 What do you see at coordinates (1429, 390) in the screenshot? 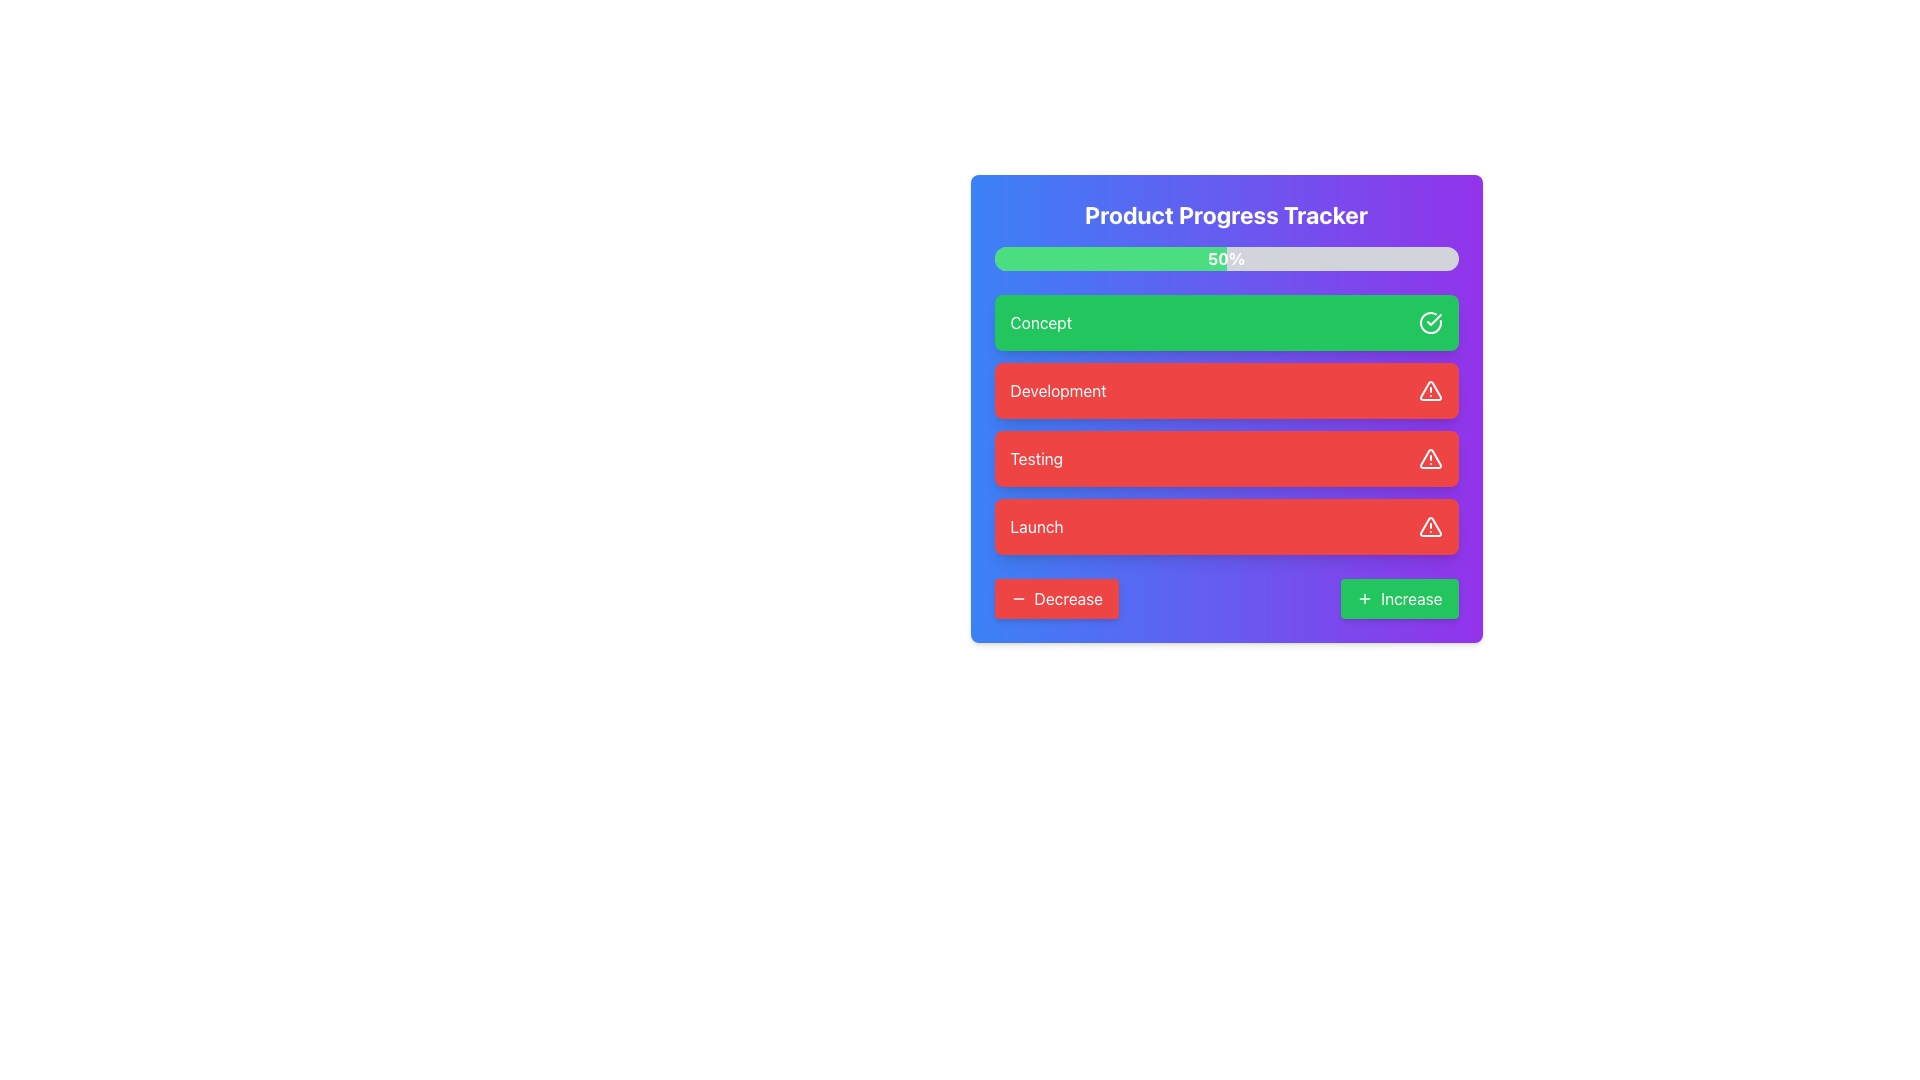
I see `the triangular warning icon with a centered exclamation mark located in the 'Development' section of the product progress tracker interface` at bounding box center [1429, 390].